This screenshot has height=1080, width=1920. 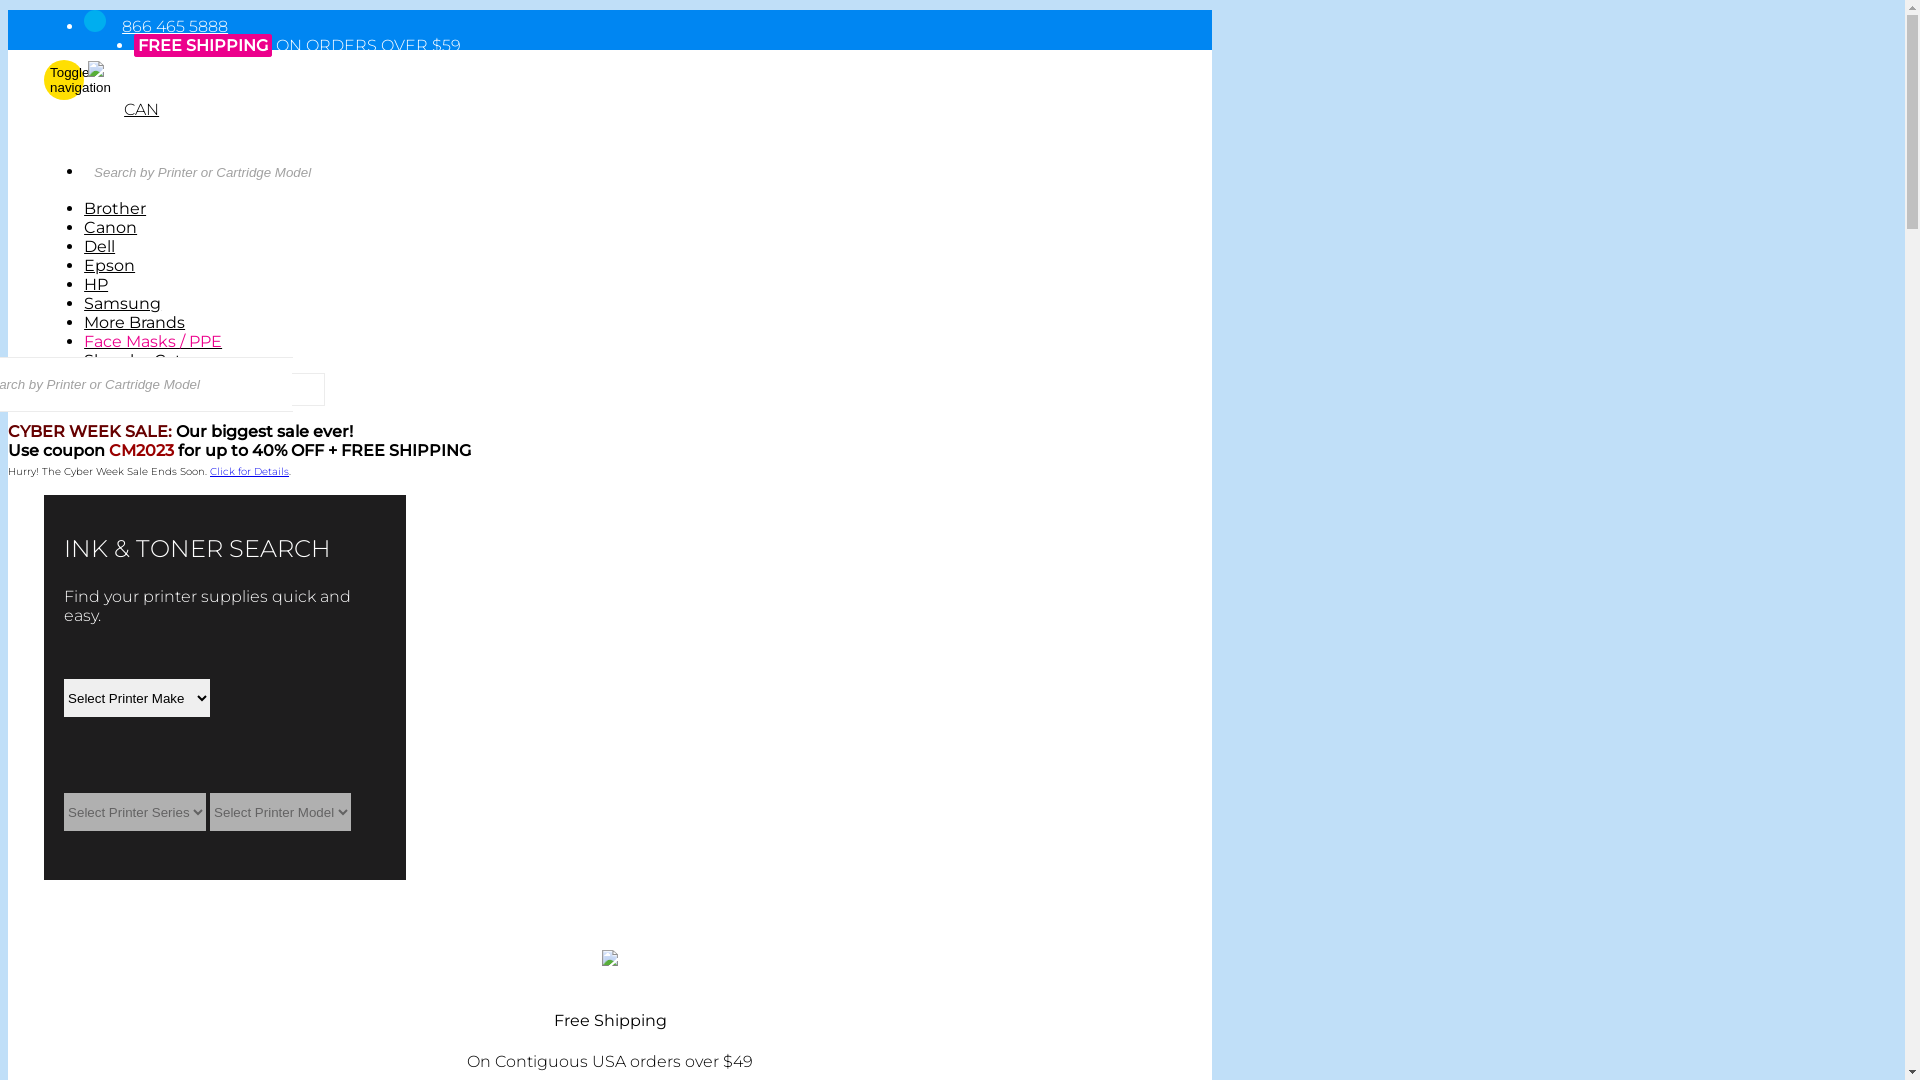 What do you see at coordinates (99, 79) in the screenshot?
I see `'USA'` at bounding box center [99, 79].